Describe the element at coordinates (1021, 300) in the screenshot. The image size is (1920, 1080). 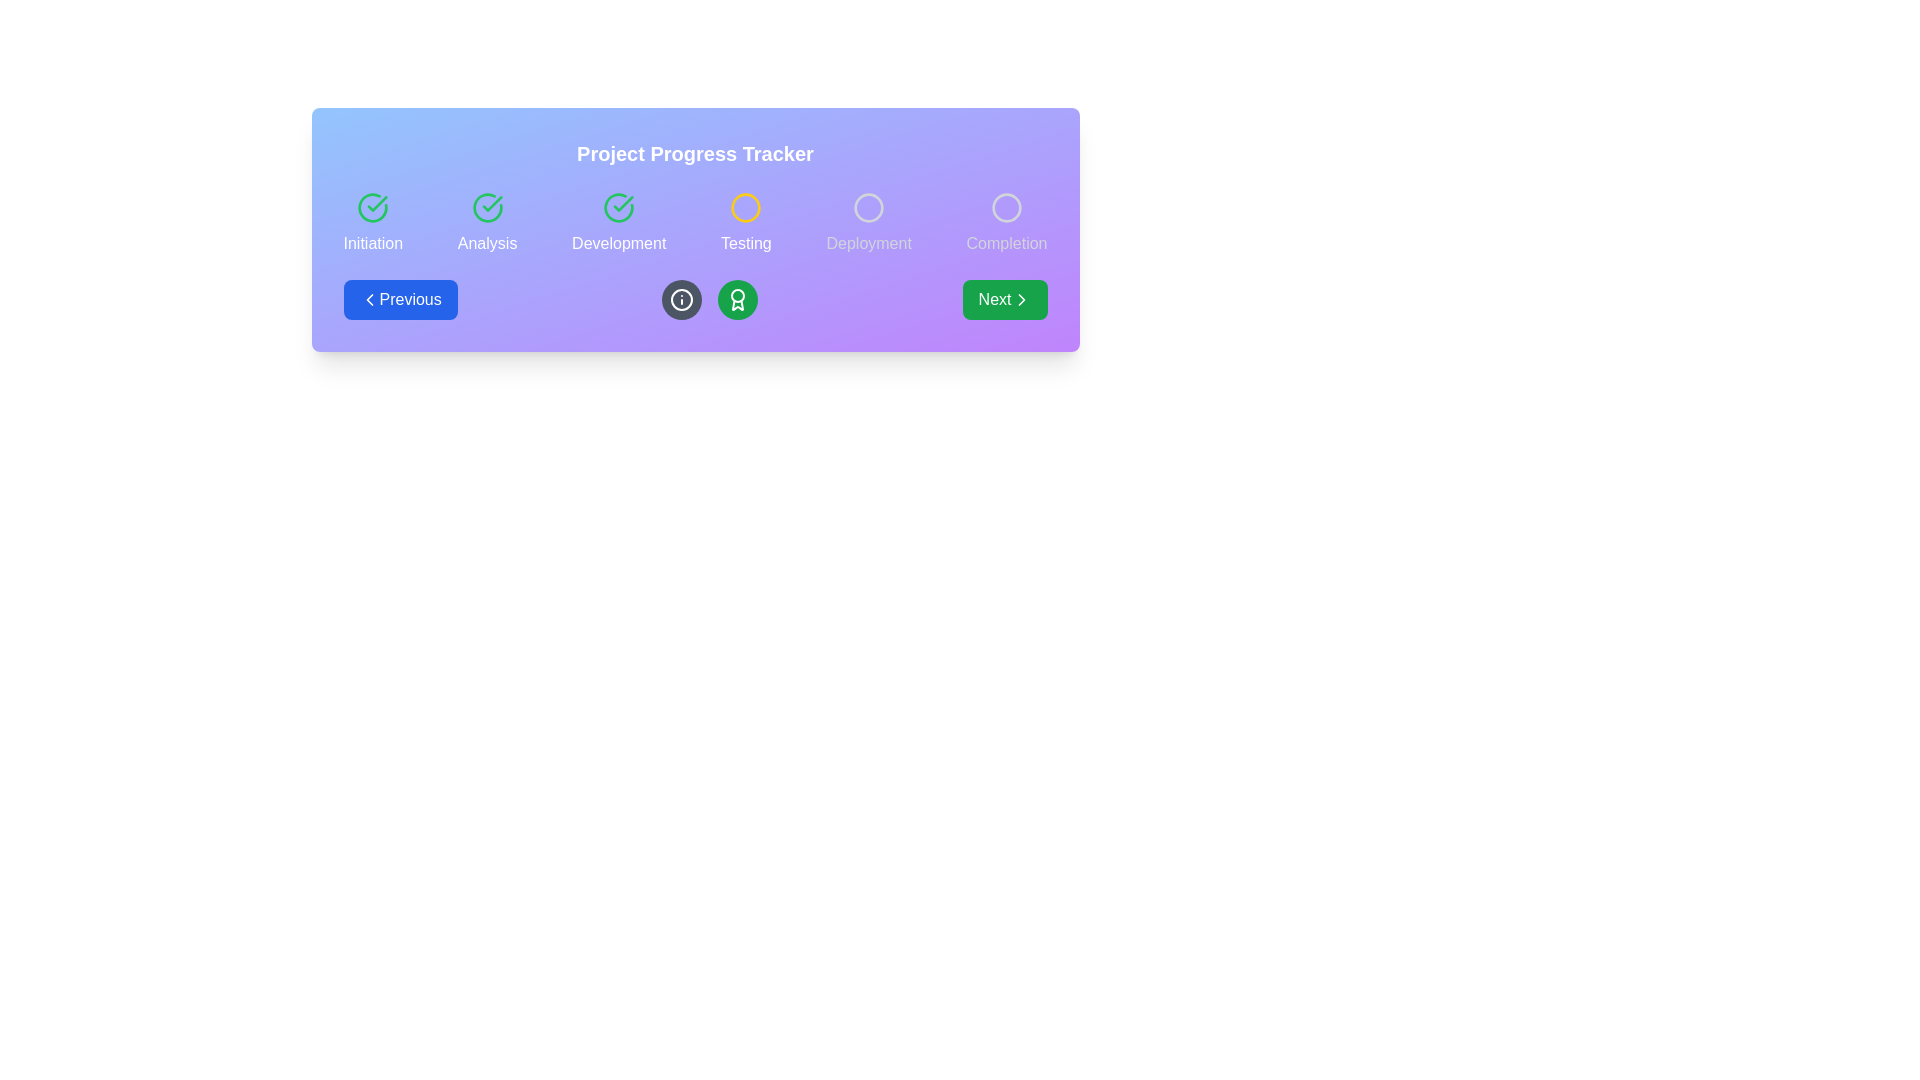
I see `the visual style of the chevron icon embedded within the 'Next' button located at the bottom-right corner of the interface` at that location.